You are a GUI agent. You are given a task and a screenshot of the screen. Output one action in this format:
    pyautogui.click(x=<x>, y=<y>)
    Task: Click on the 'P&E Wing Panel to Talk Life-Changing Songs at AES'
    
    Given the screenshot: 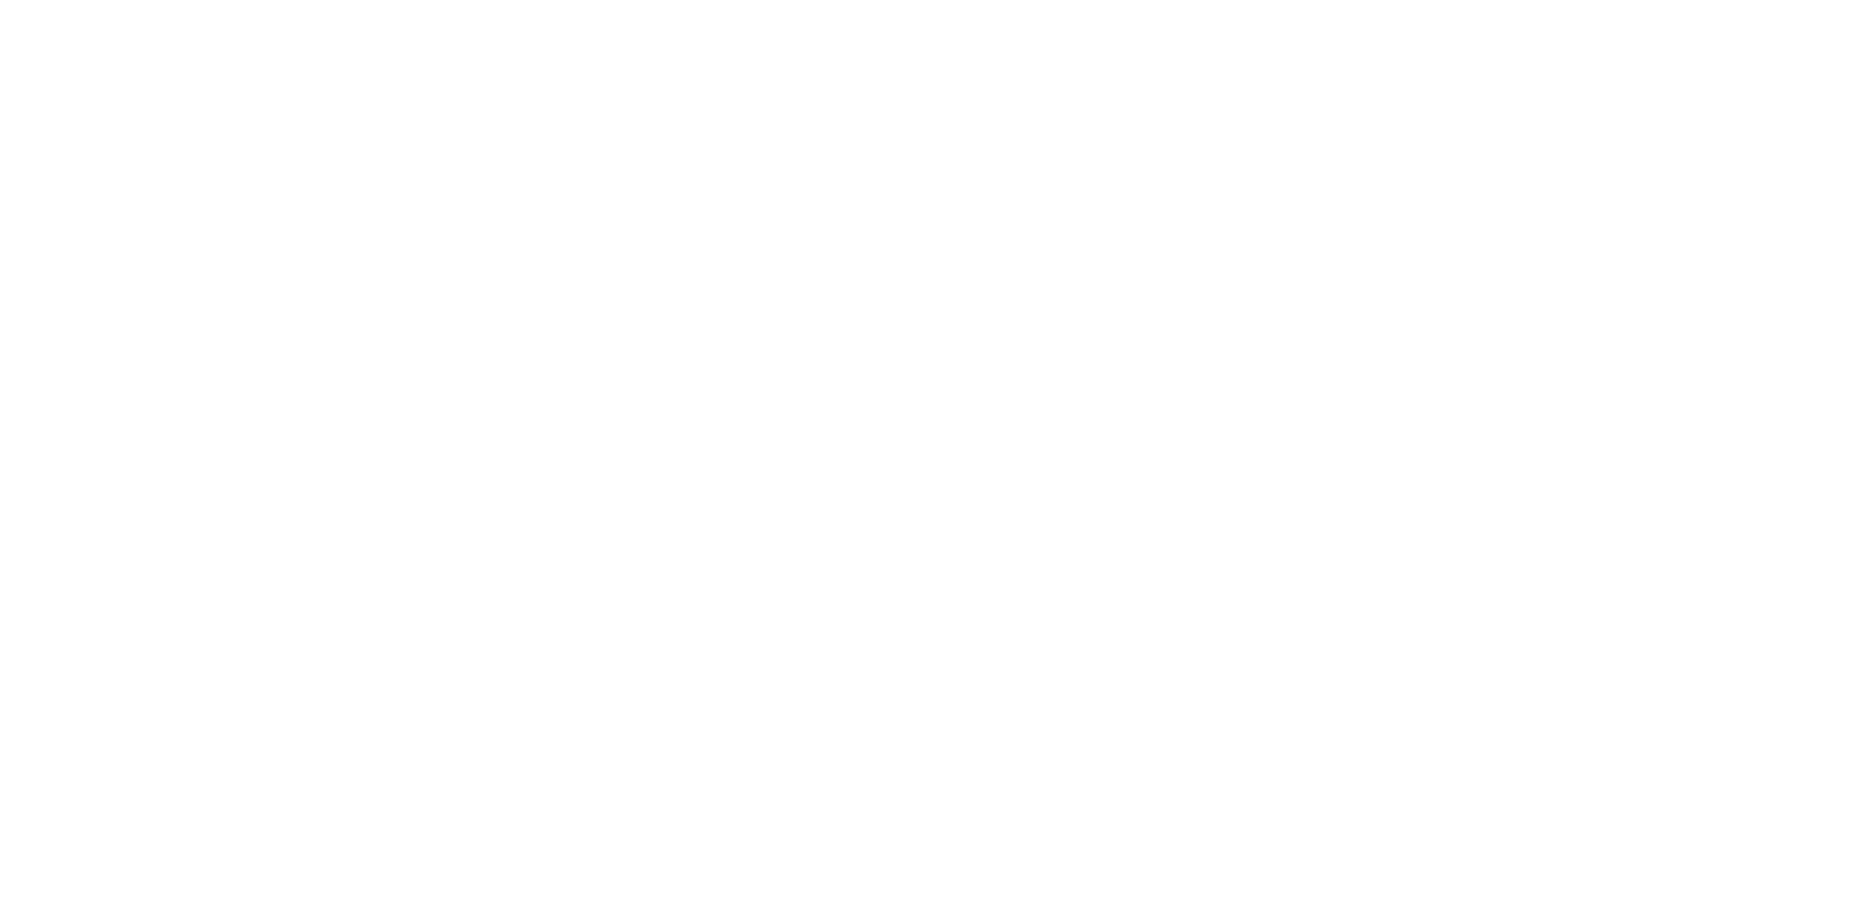 What is the action you would take?
    pyautogui.click(x=970, y=557)
    